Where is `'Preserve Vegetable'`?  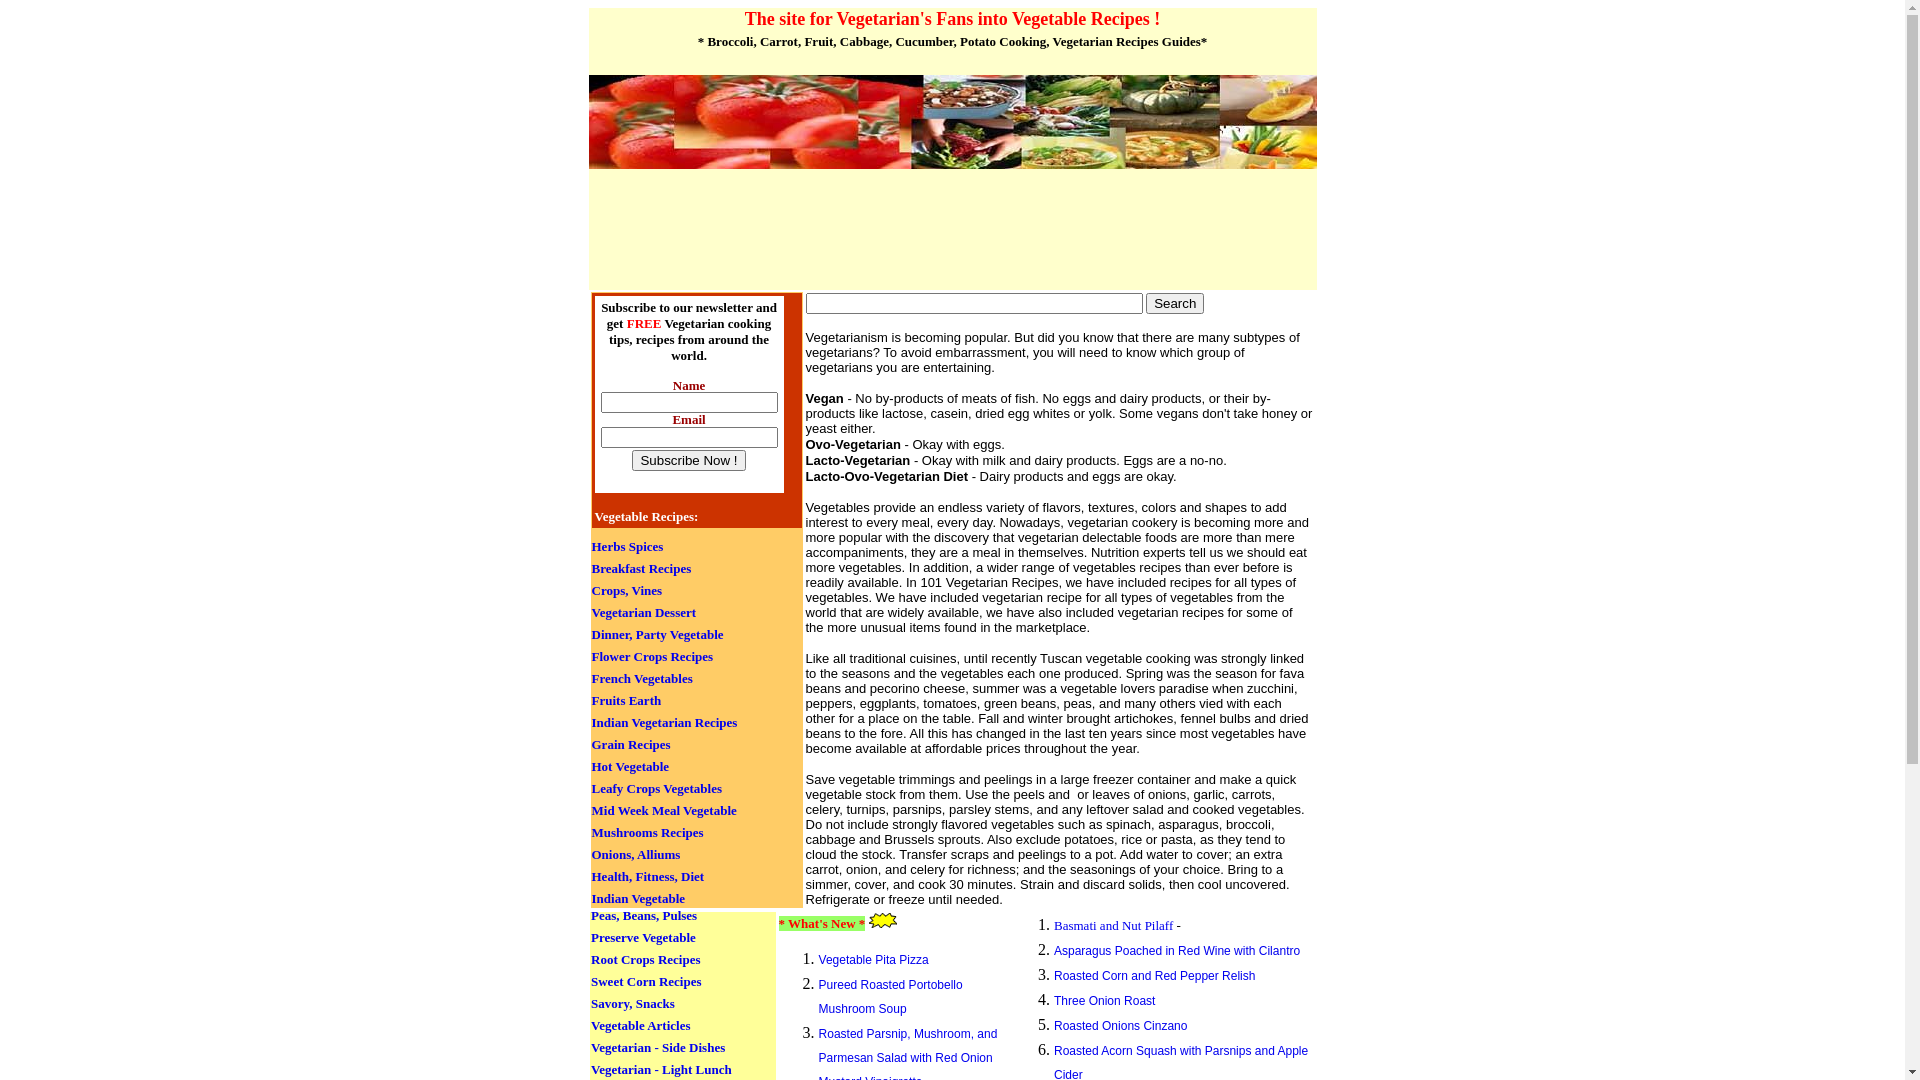 'Preserve Vegetable' is located at coordinates (589, 937).